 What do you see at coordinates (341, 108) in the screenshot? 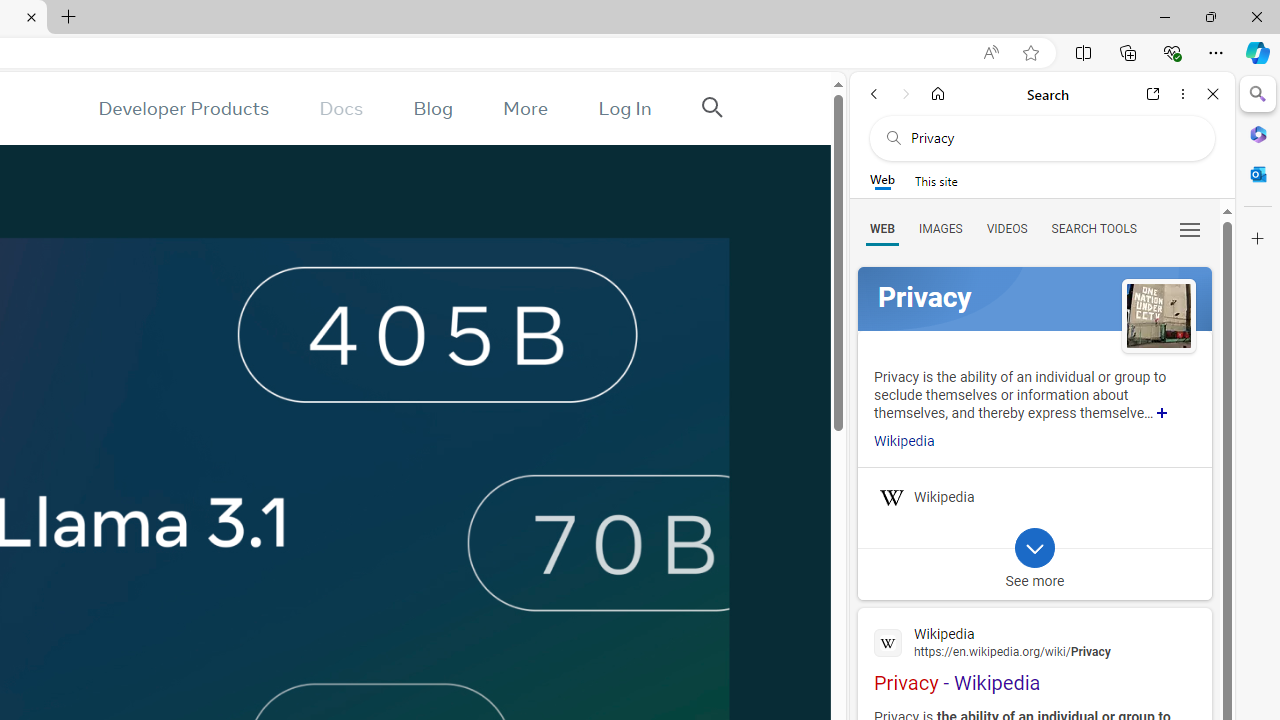
I see `'Docs'` at bounding box center [341, 108].